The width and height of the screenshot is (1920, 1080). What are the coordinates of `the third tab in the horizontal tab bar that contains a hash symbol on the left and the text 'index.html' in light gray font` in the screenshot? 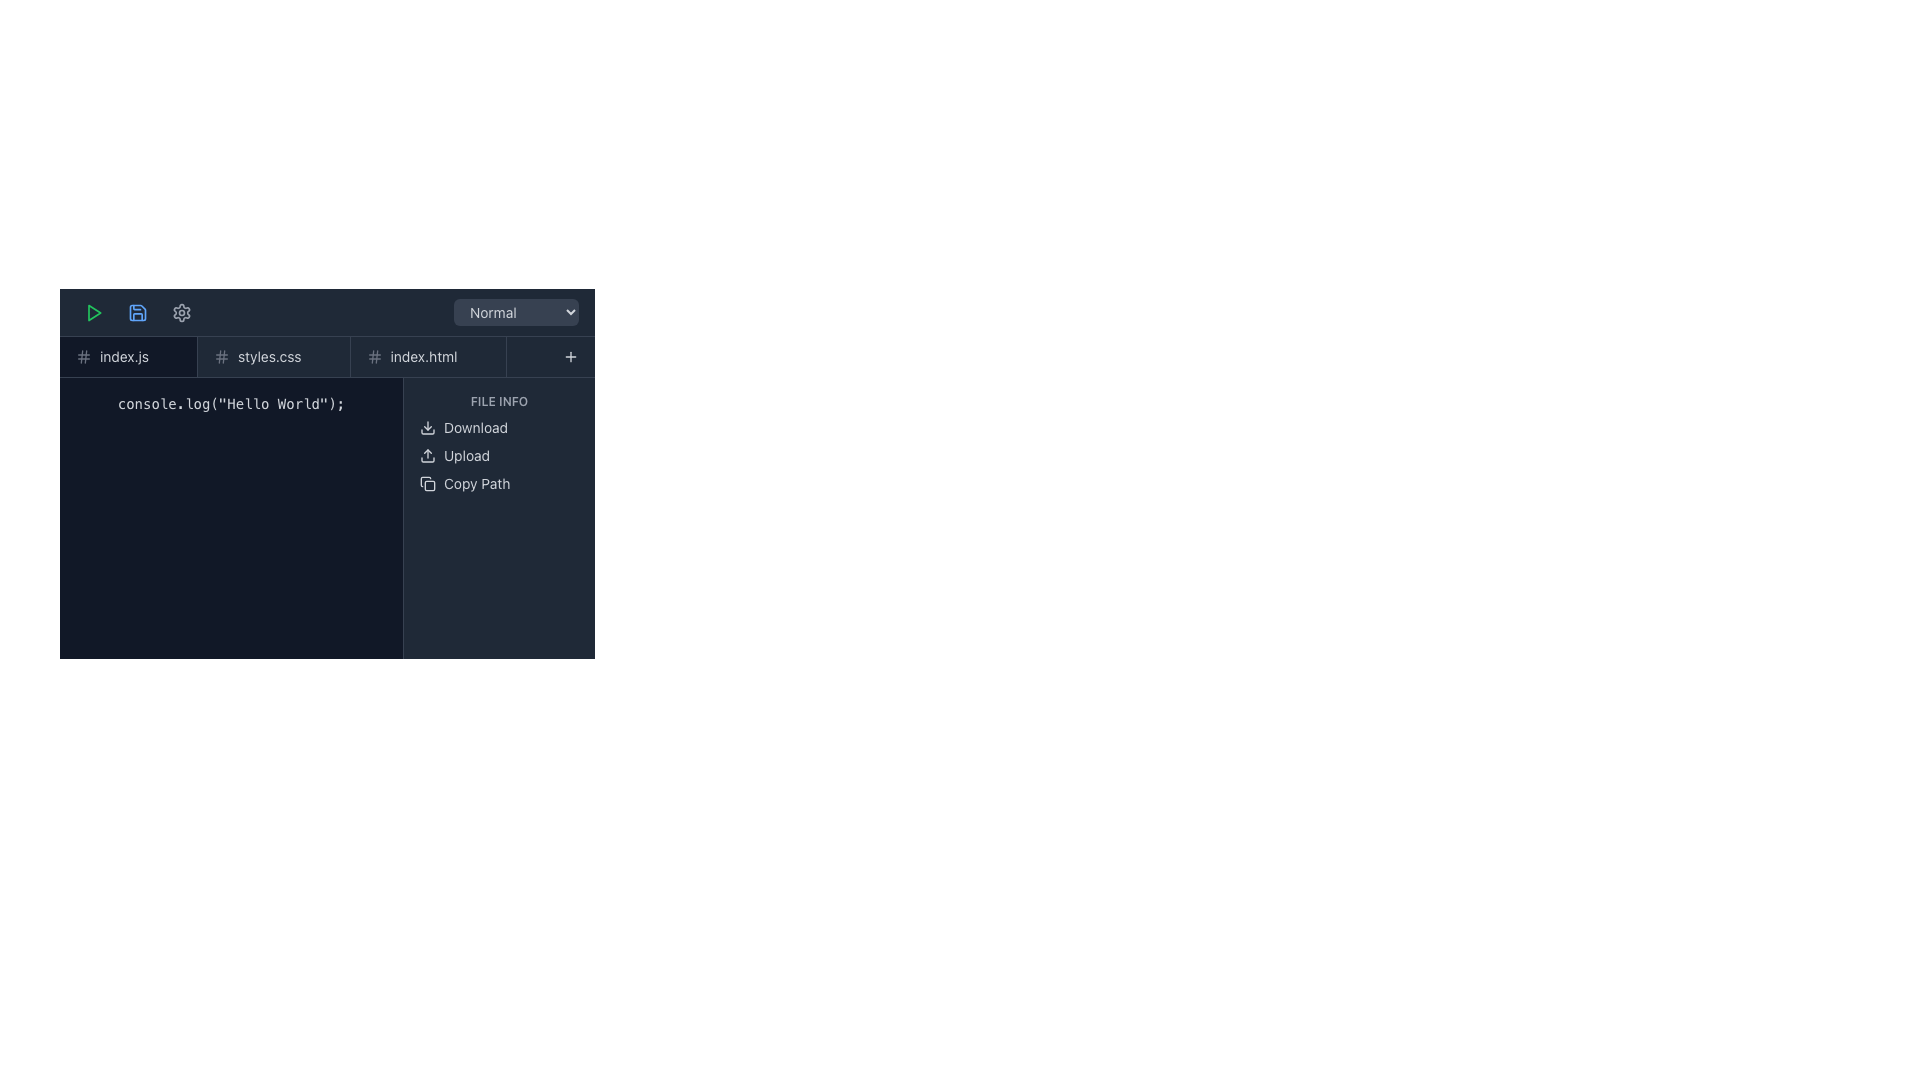 It's located at (427, 356).